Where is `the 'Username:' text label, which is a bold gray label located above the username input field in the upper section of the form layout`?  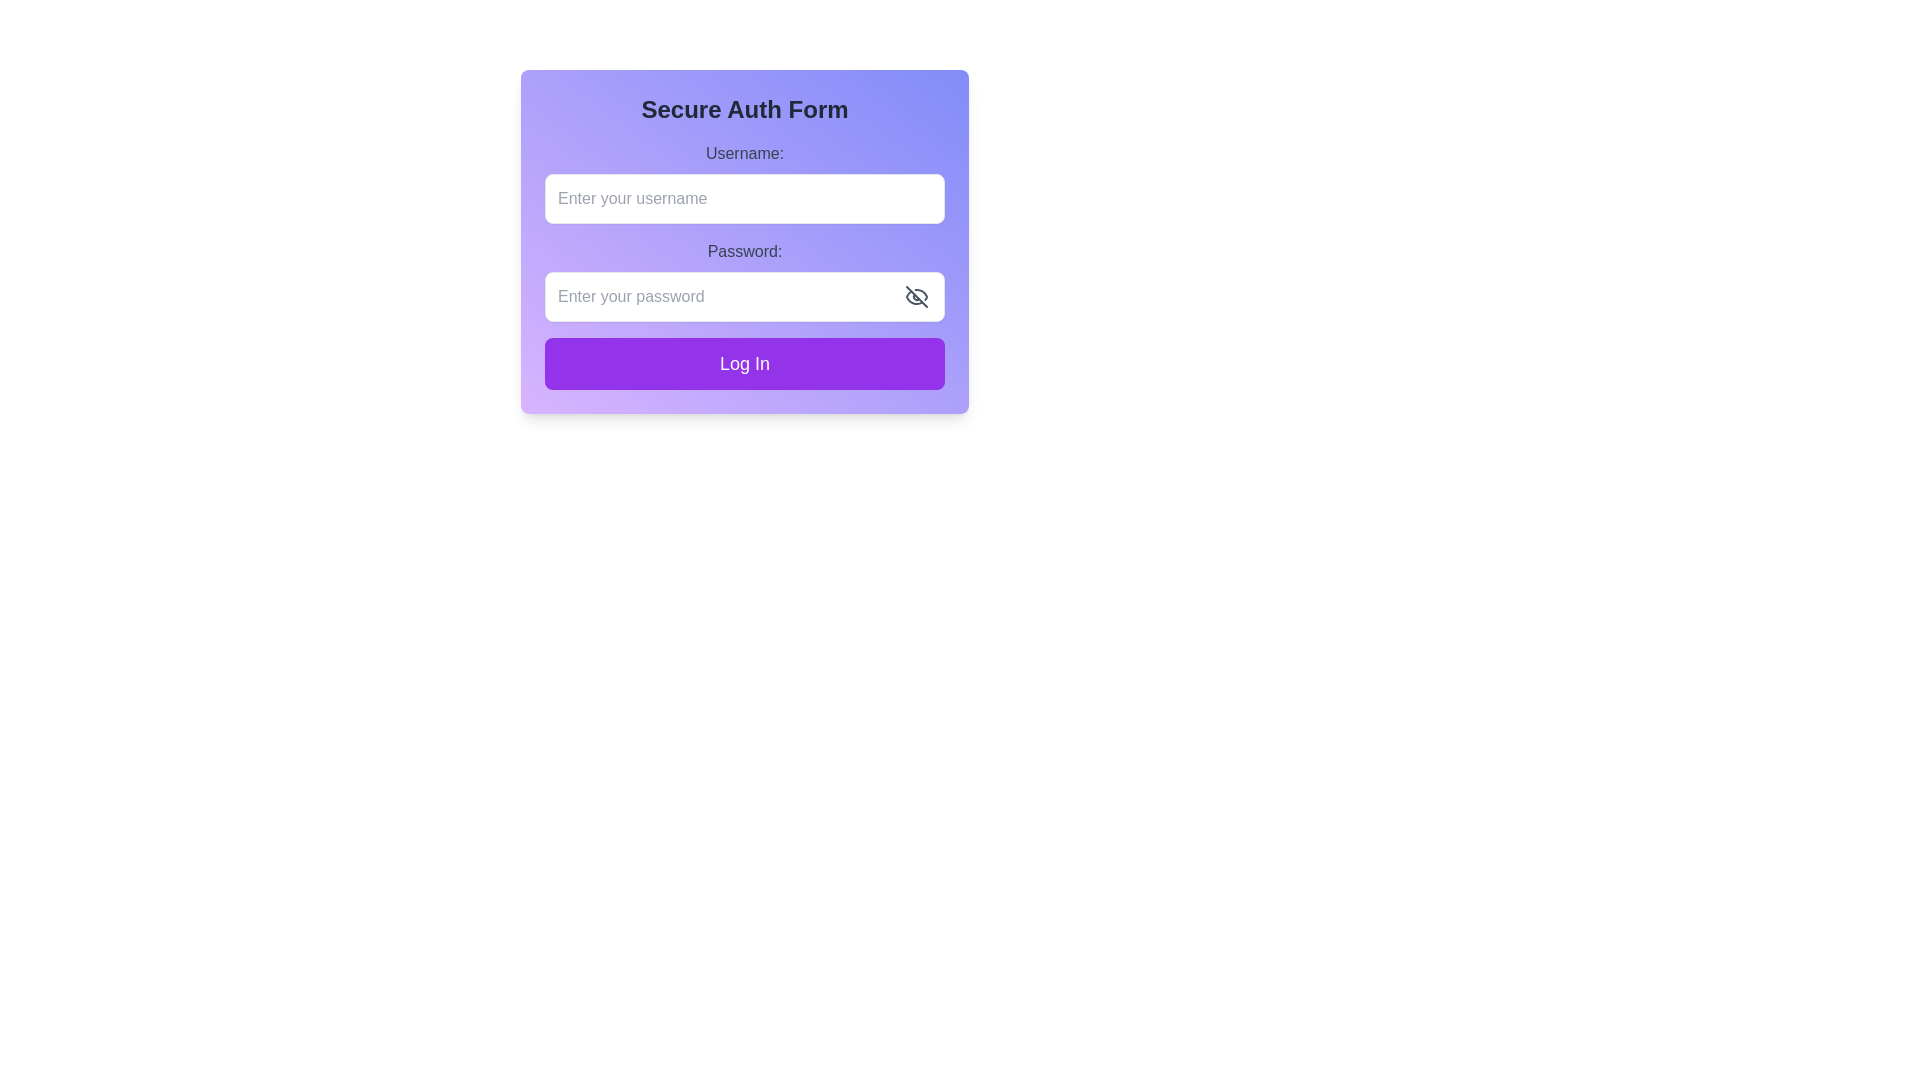 the 'Username:' text label, which is a bold gray label located above the username input field in the upper section of the form layout is located at coordinates (743, 153).